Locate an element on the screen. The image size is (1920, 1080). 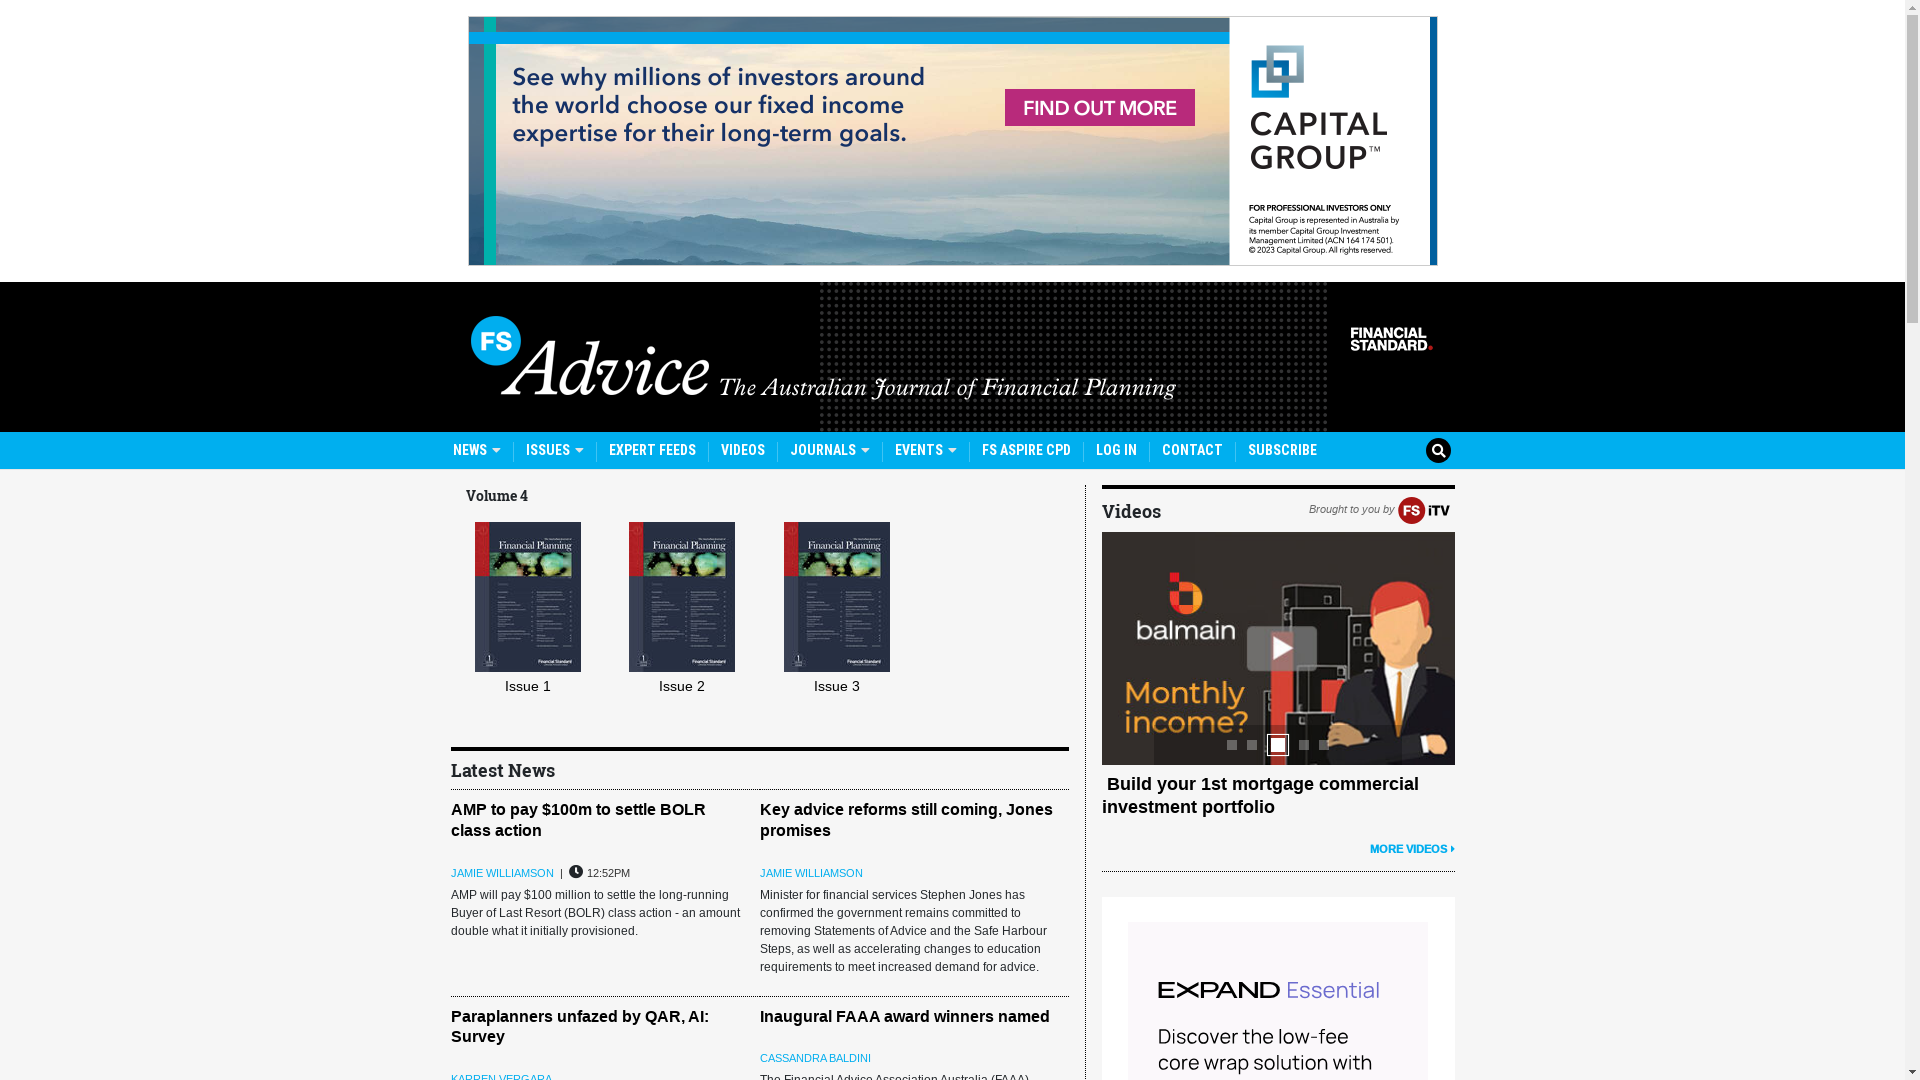
'FSiTV' is located at coordinates (1423, 508).